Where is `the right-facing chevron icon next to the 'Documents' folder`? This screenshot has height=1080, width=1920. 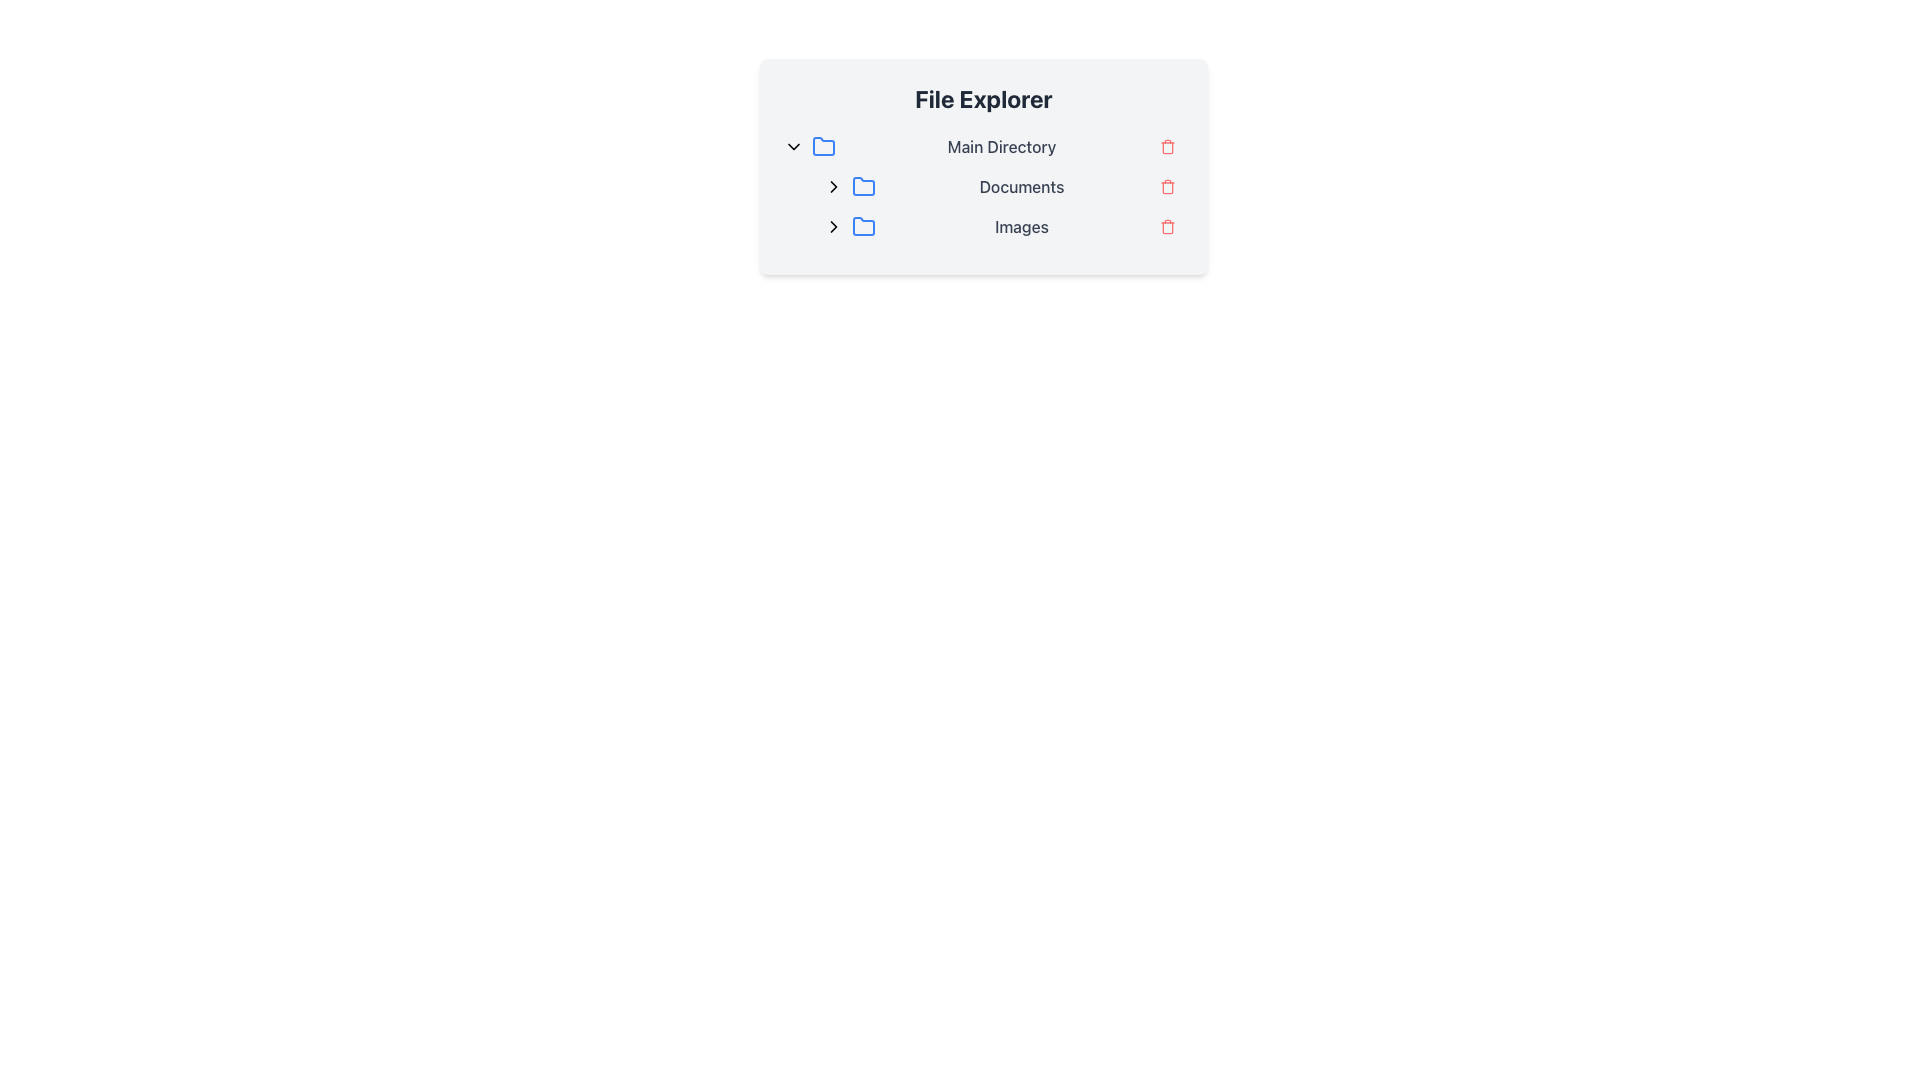
the right-facing chevron icon next to the 'Documents' folder is located at coordinates (834, 226).